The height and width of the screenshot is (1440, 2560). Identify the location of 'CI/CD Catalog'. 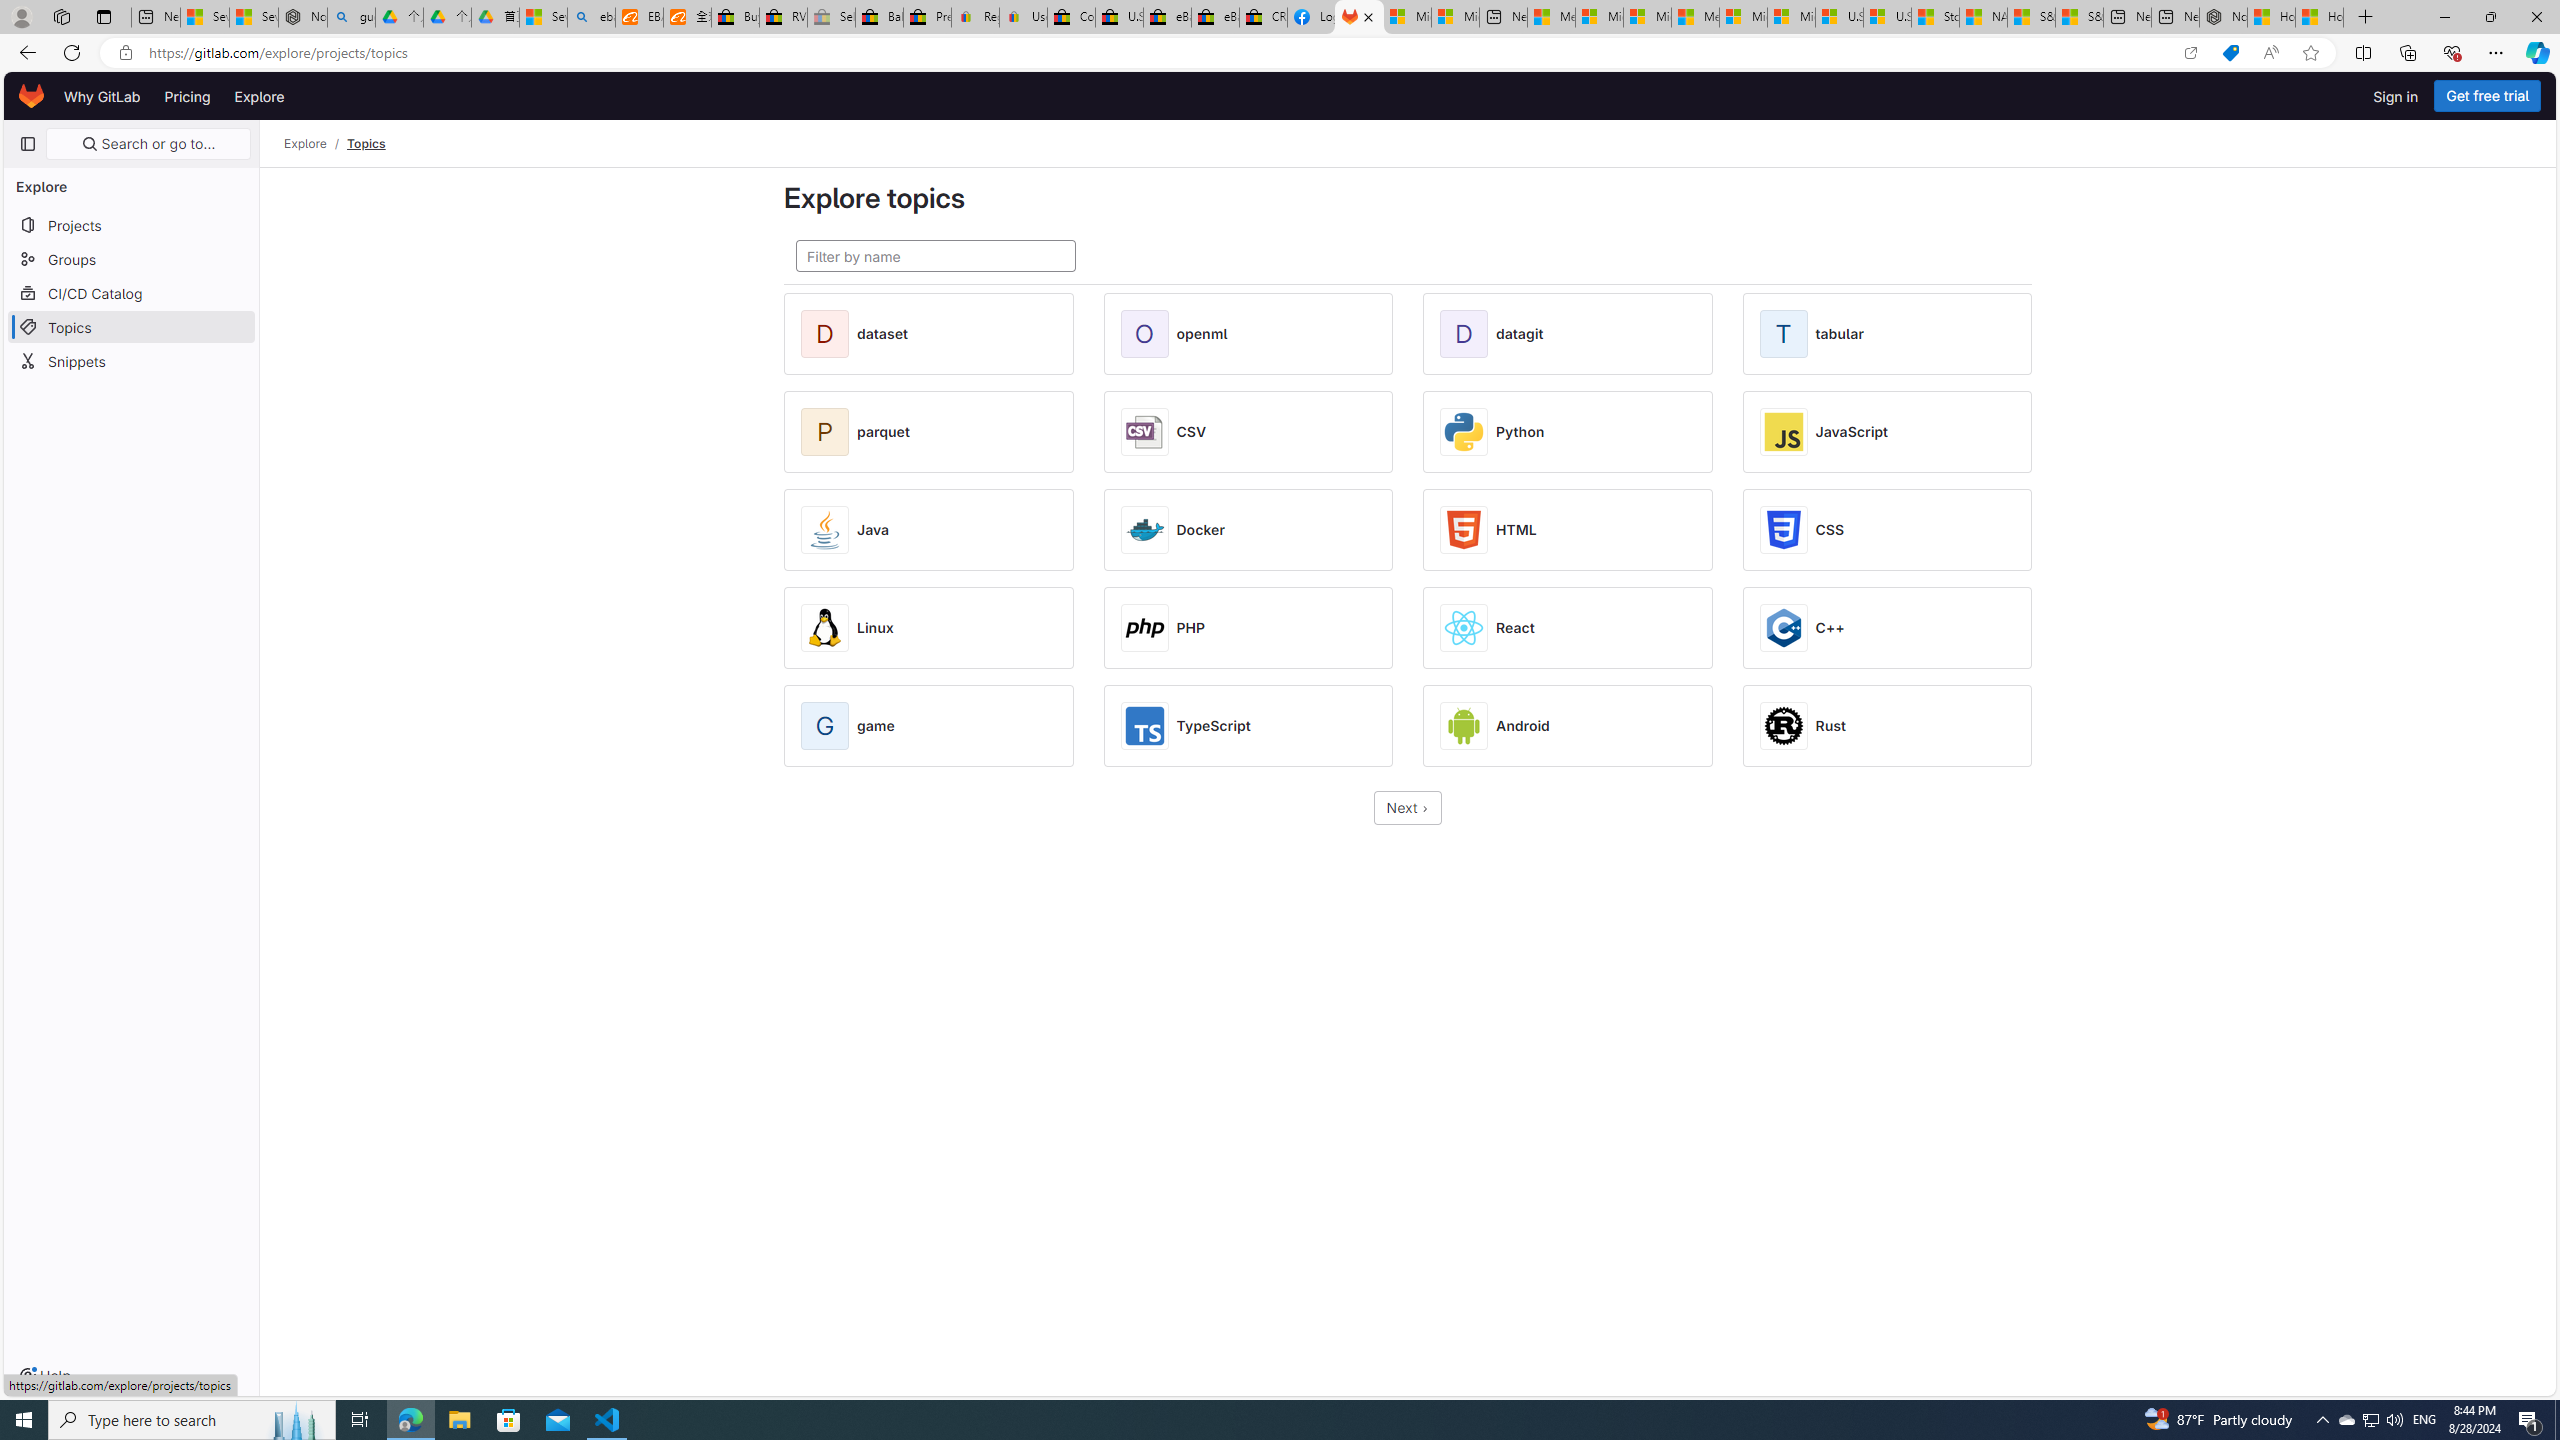
(130, 292).